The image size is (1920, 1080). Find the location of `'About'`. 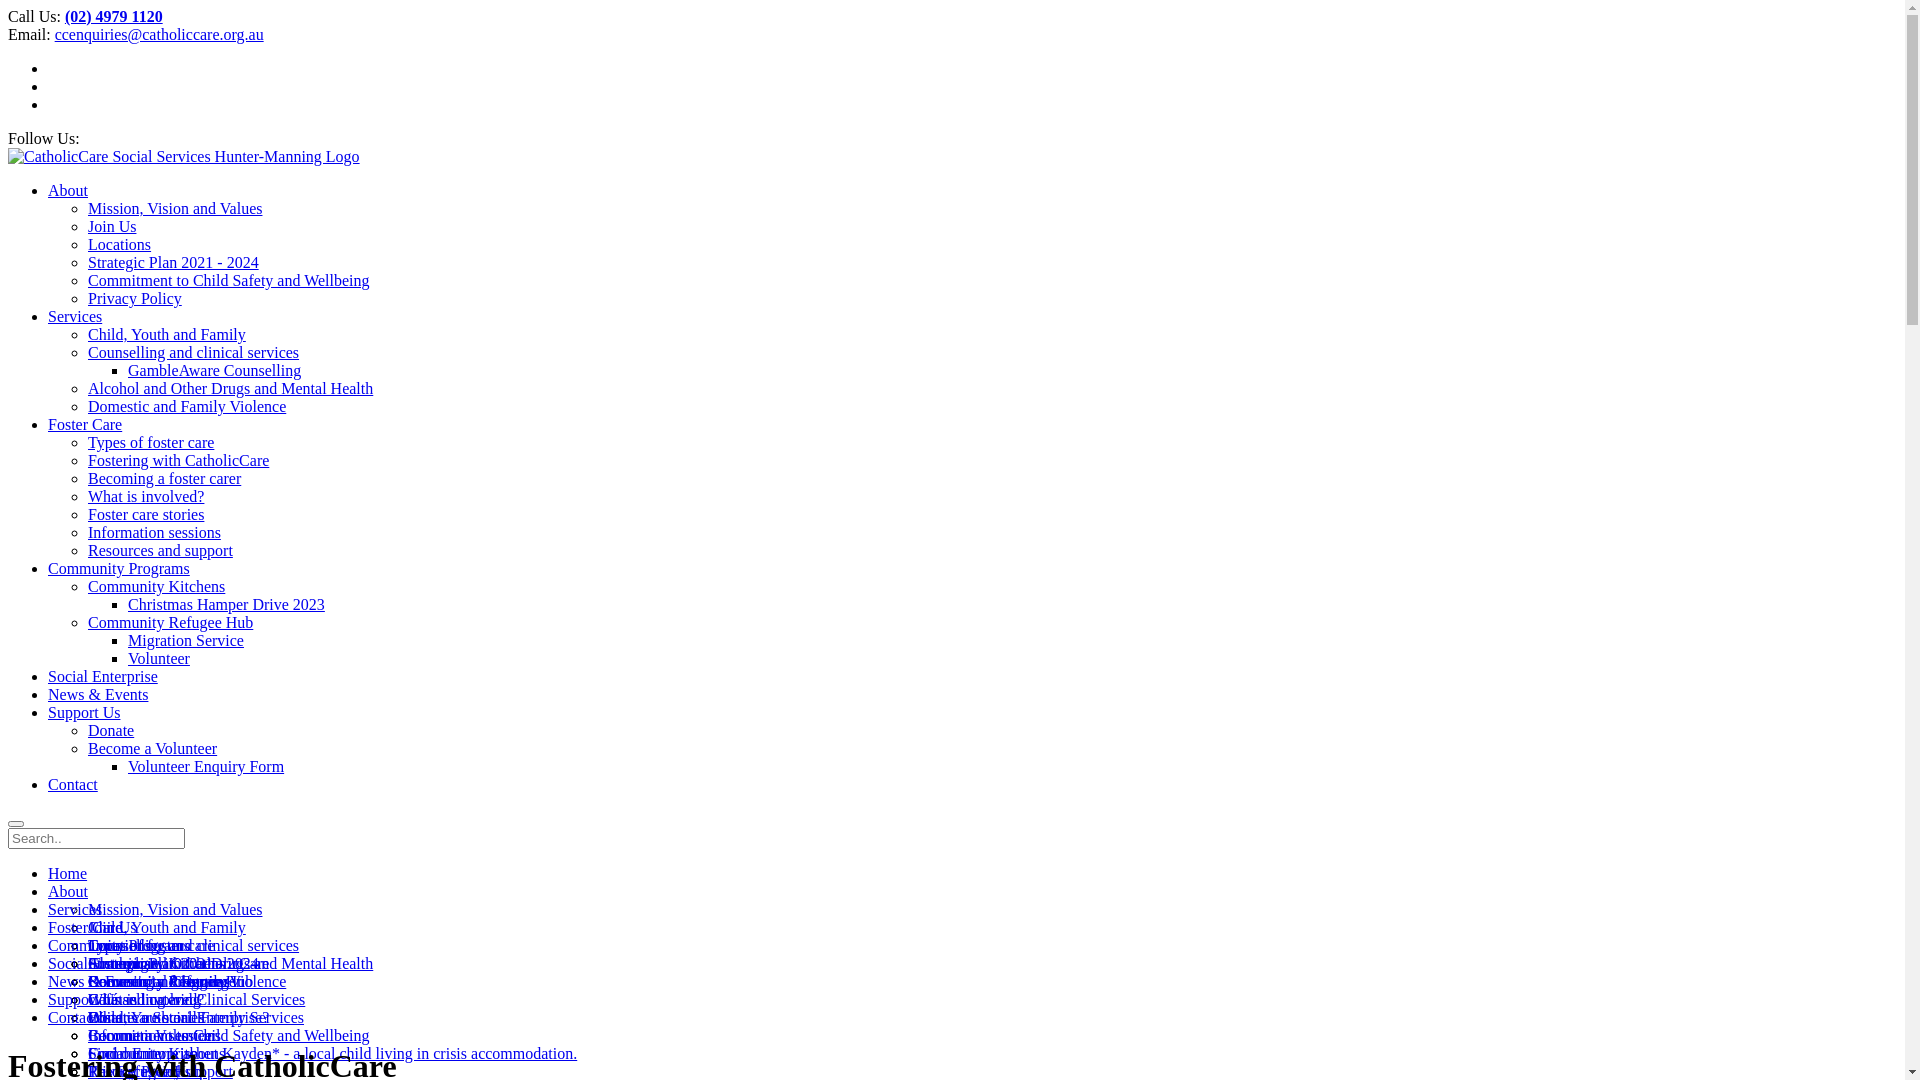

'About' is located at coordinates (48, 890).